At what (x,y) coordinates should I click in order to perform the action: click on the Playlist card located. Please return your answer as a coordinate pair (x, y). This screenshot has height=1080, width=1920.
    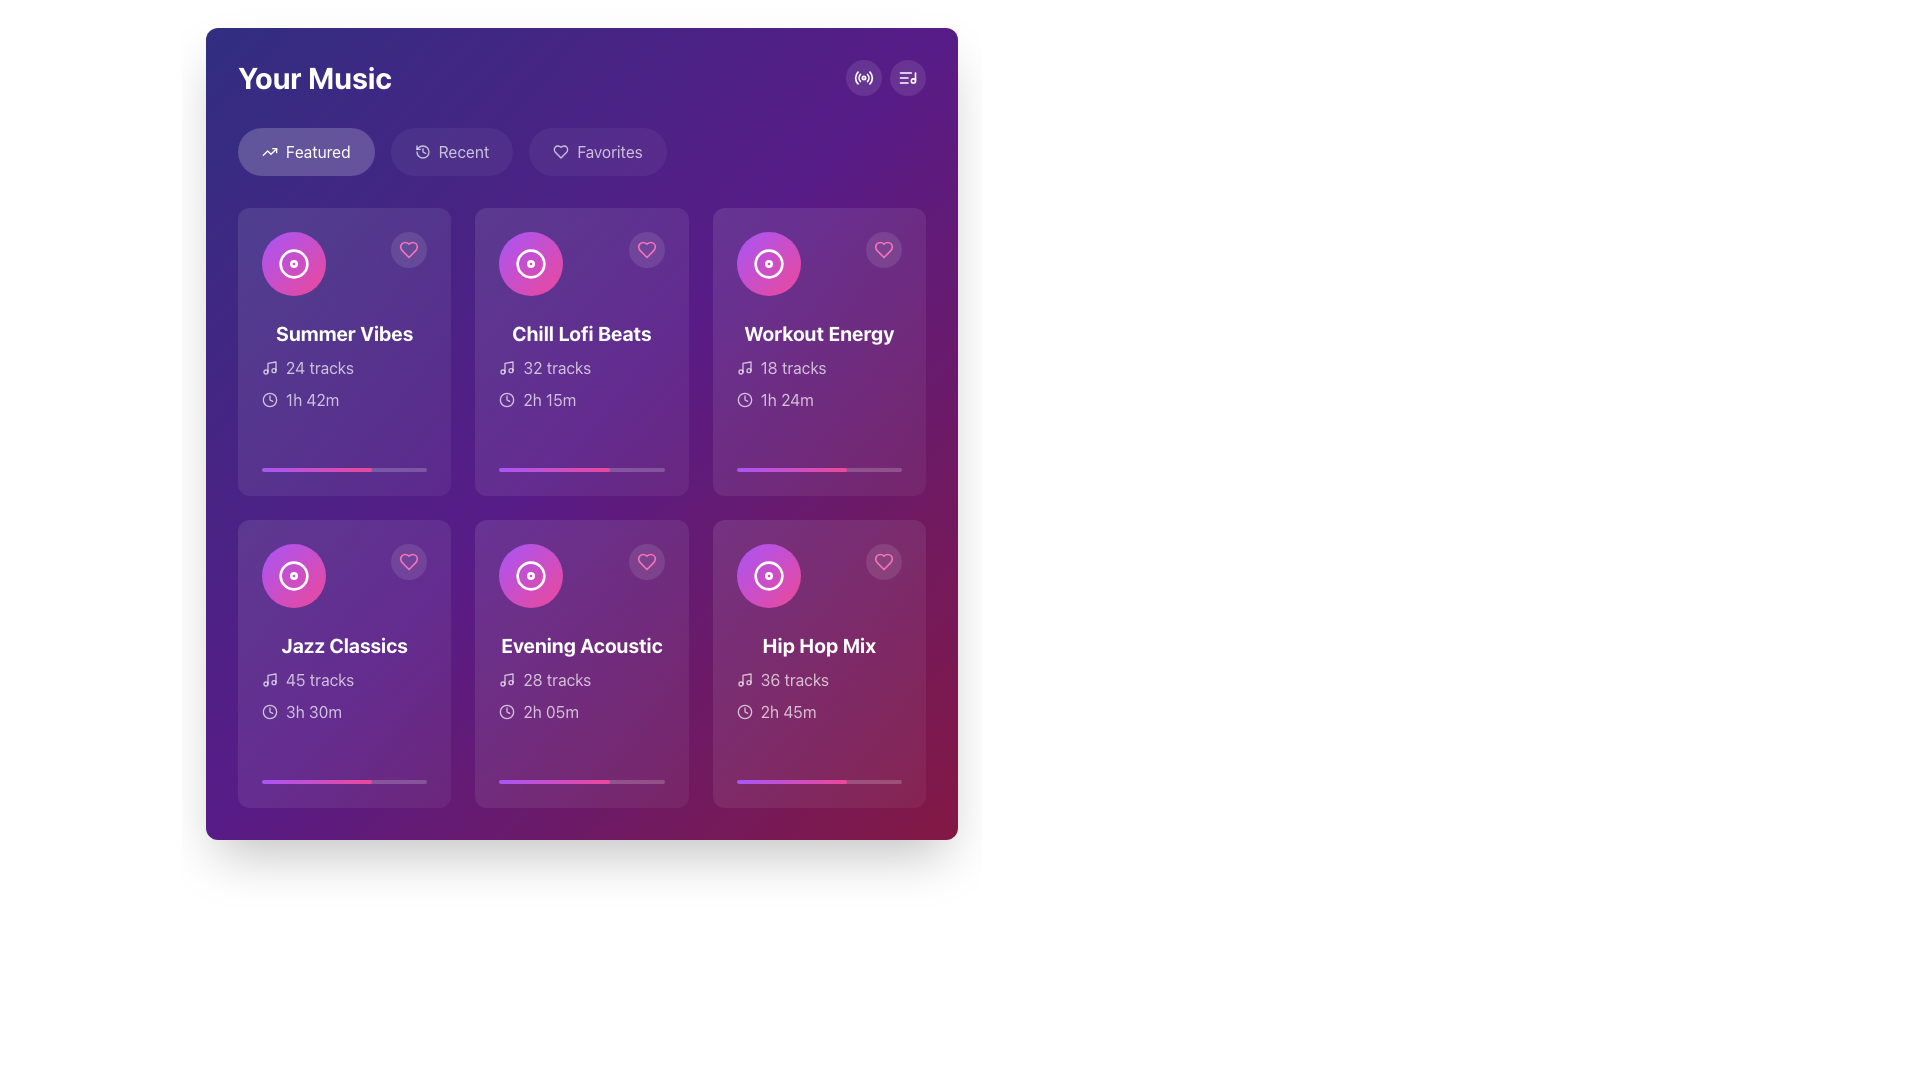
    Looking at the image, I should click on (344, 350).